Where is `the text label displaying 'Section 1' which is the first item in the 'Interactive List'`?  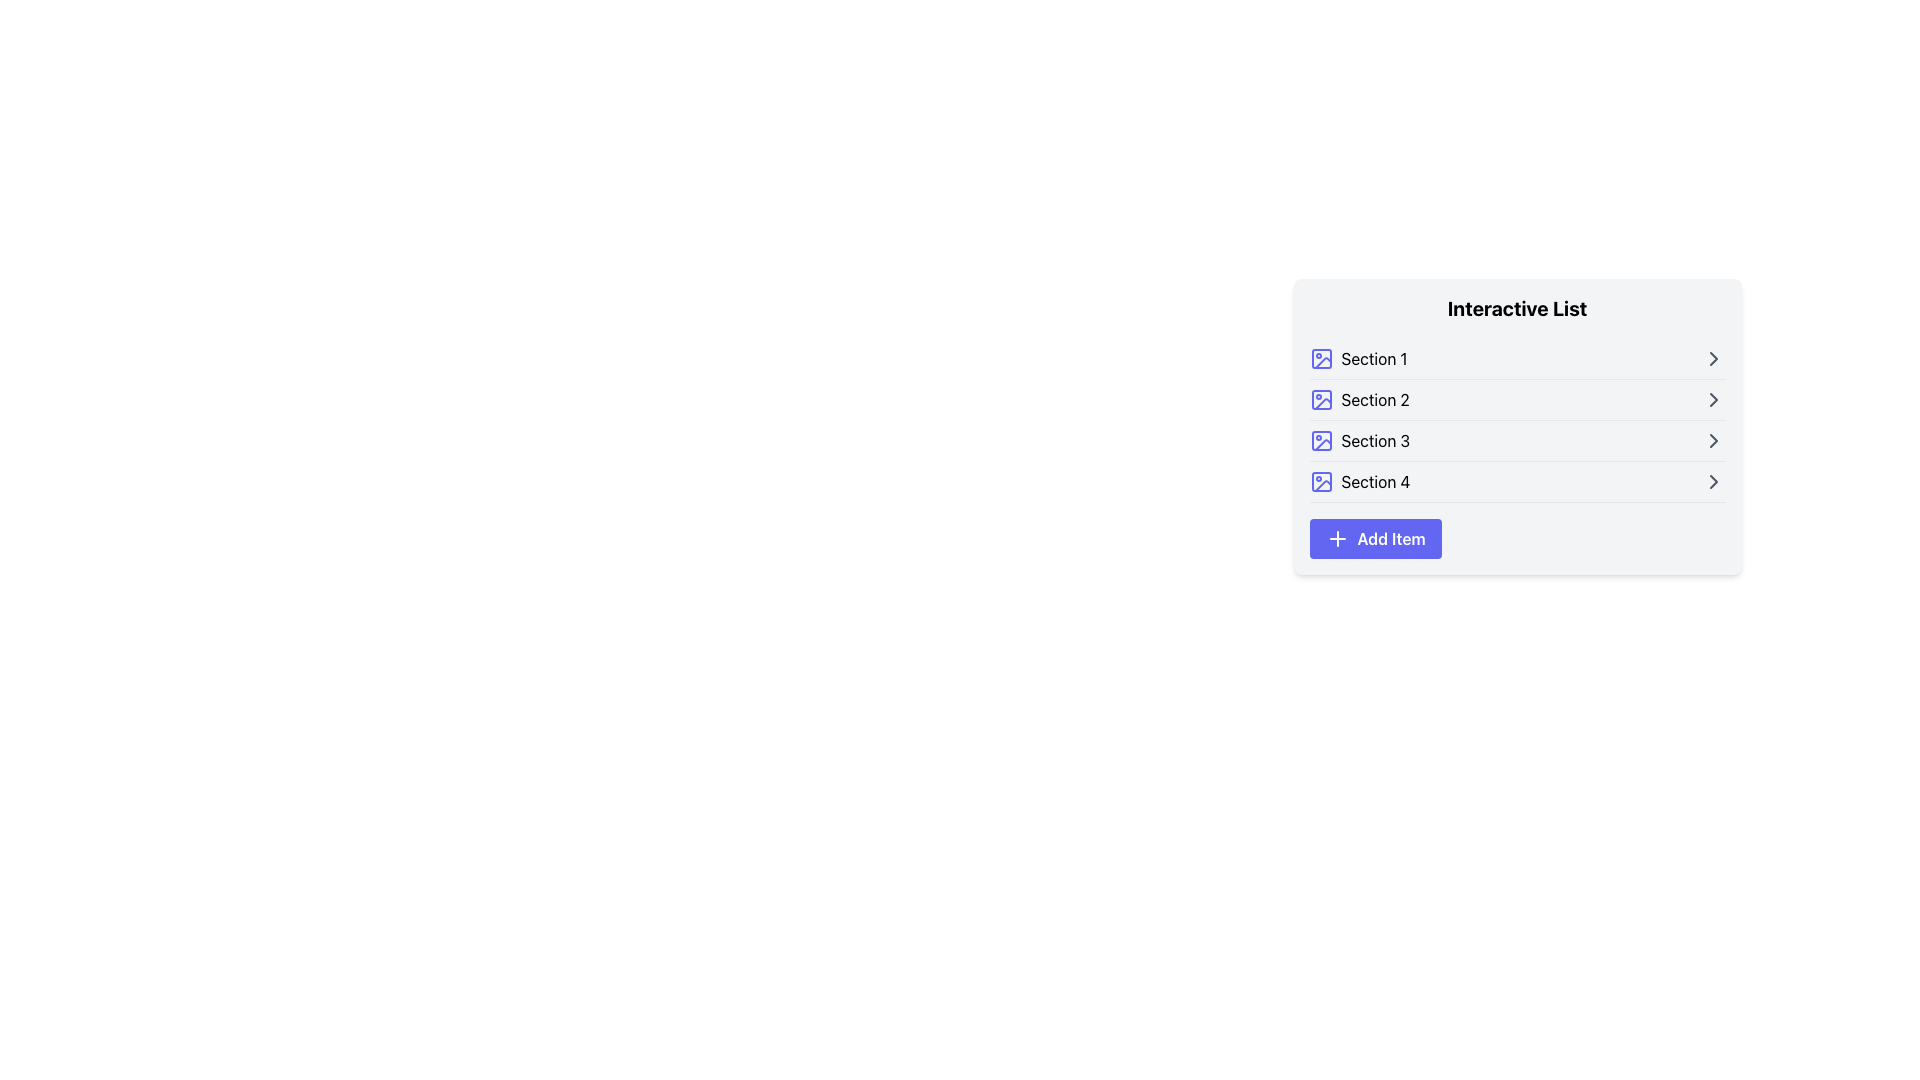 the text label displaying 'Section 1' which is the first item in the 'Interactive List' is located at coordinates (1373, 357).